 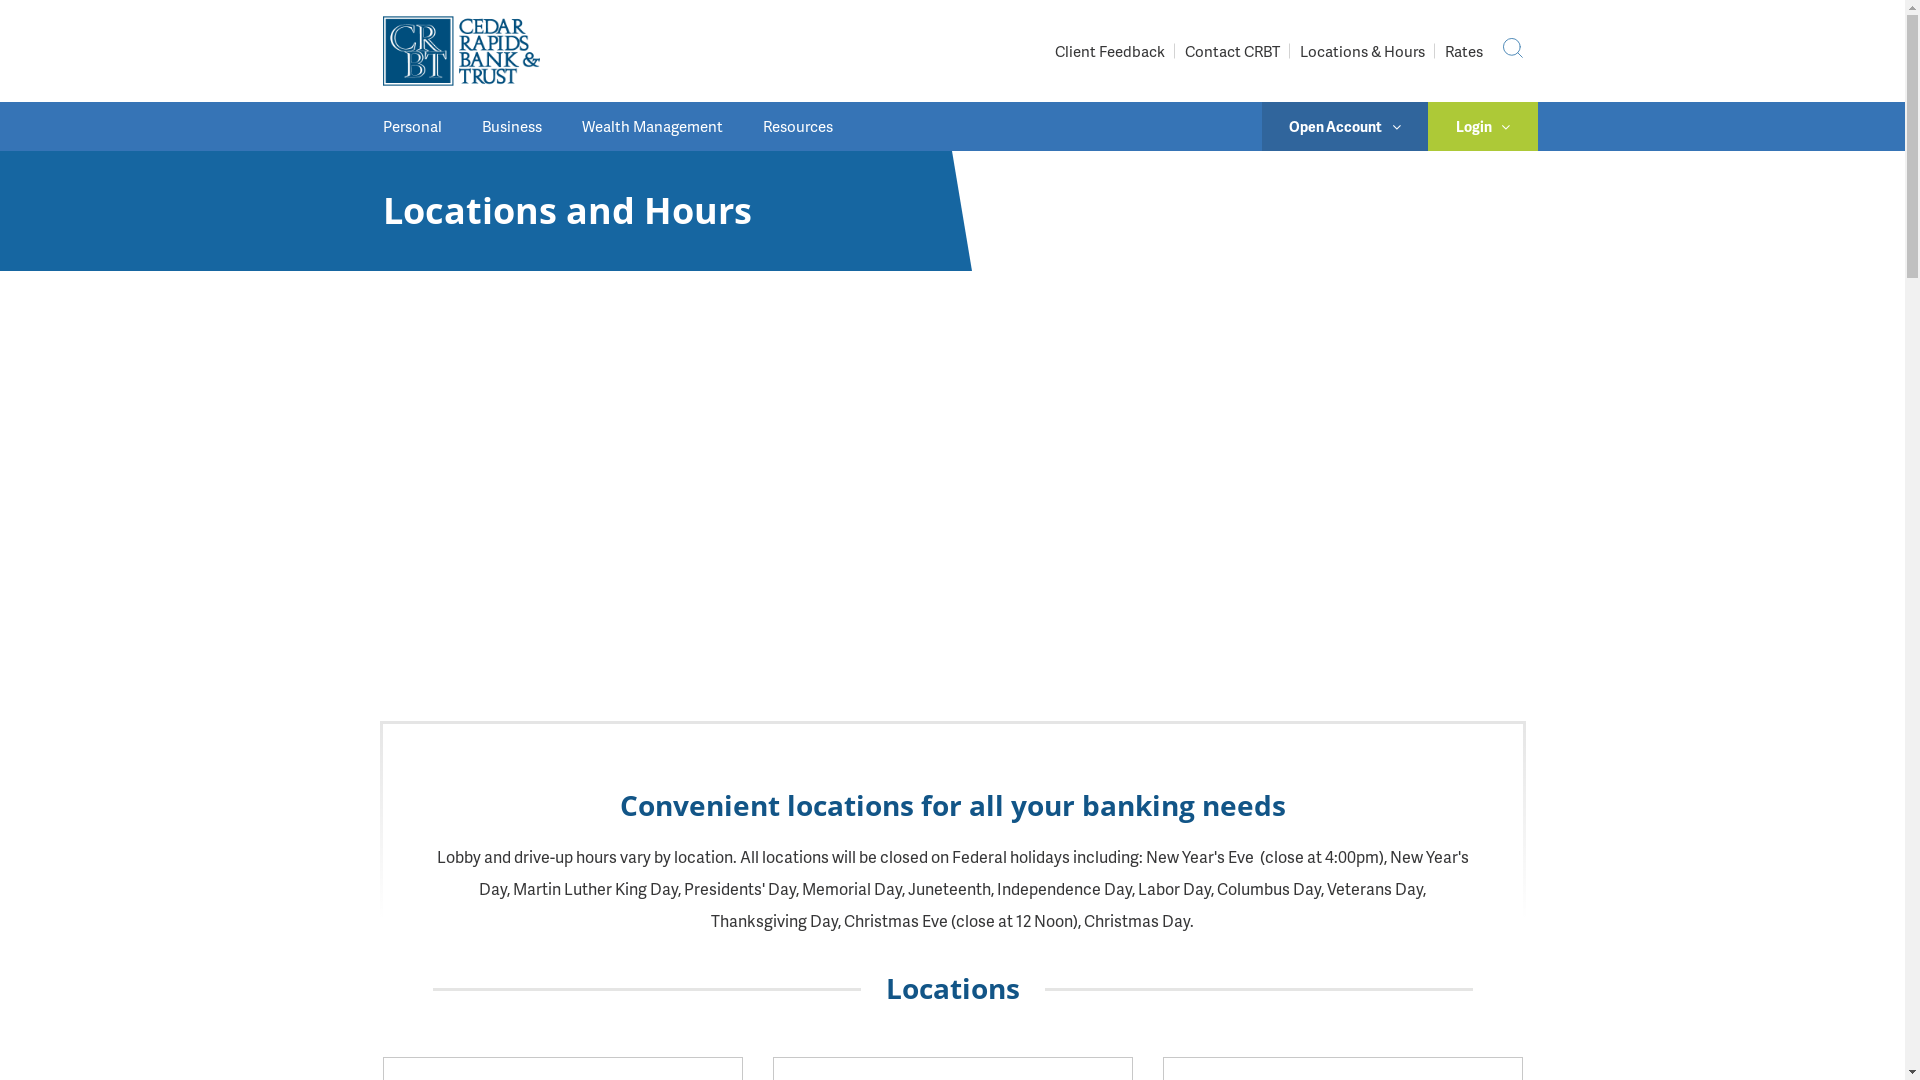 I want to click on 'Rates', so click(x=1463, y=49).